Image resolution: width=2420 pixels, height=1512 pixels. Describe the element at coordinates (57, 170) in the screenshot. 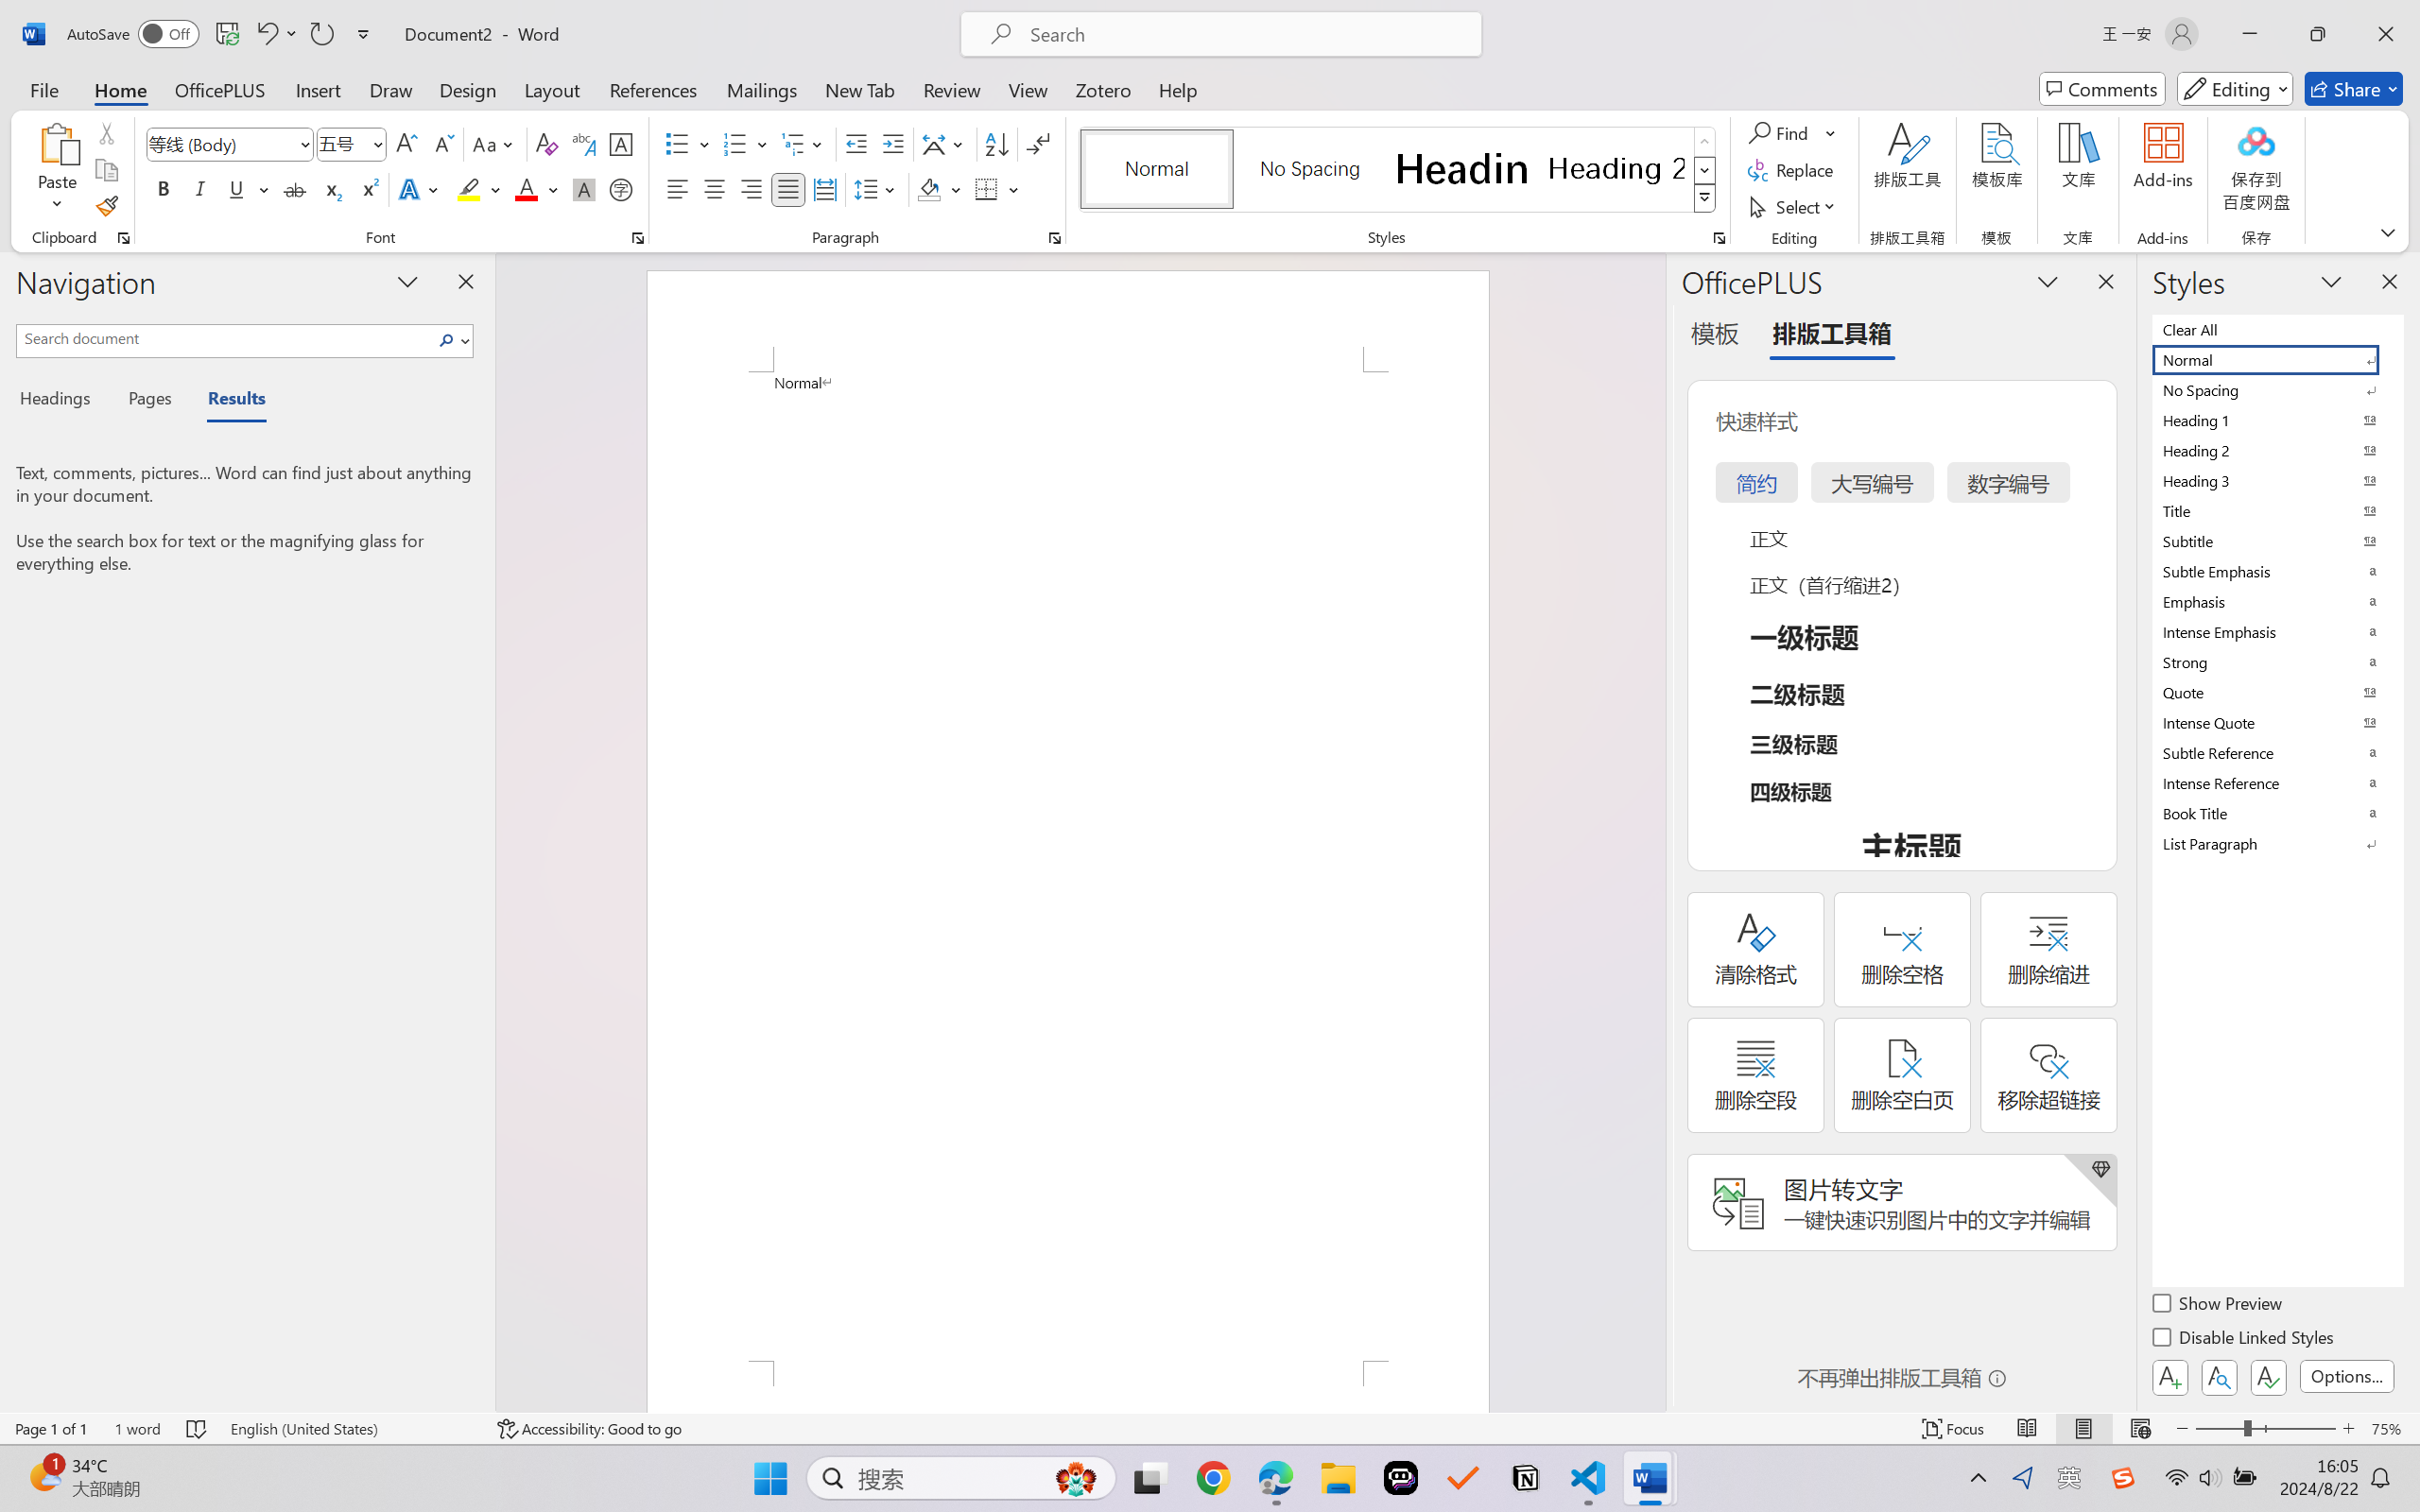

I see `'Paste'` at that location.